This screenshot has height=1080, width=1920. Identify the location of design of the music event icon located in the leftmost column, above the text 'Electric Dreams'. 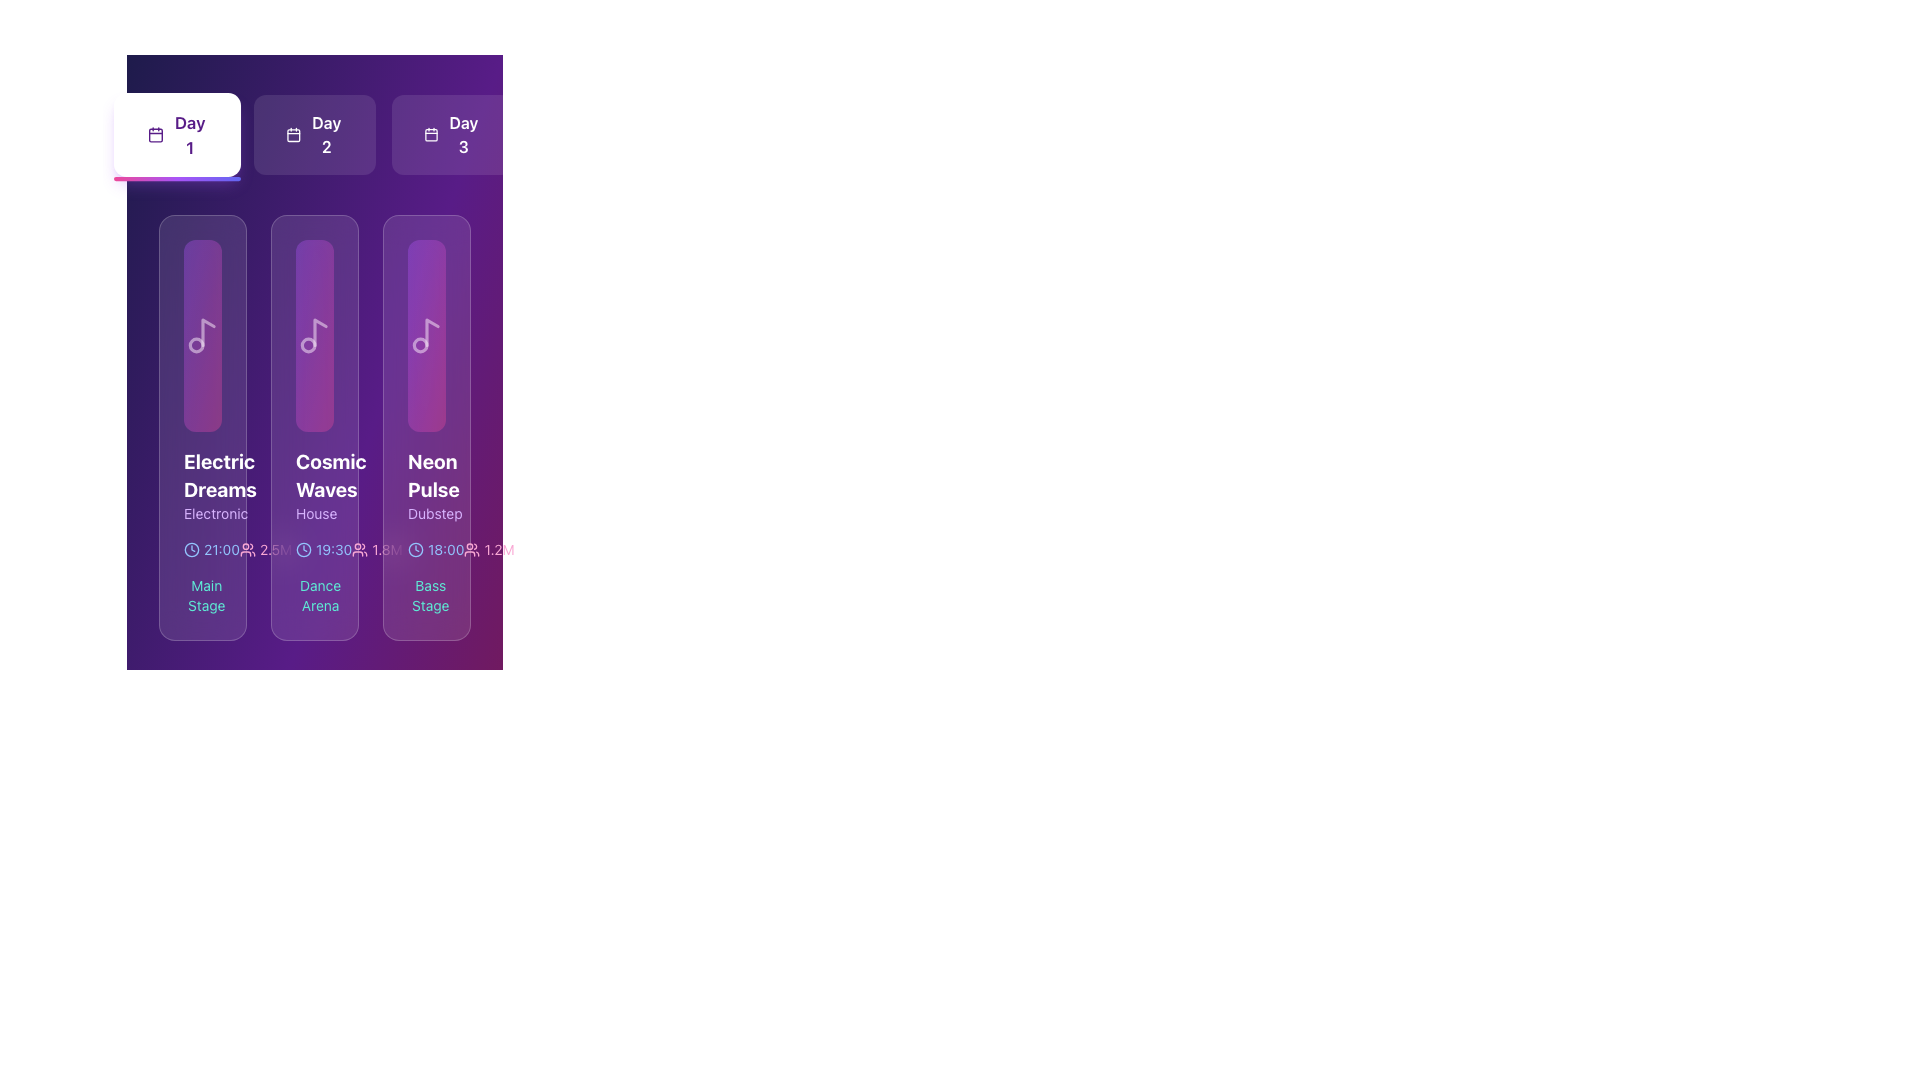
(202, 334).